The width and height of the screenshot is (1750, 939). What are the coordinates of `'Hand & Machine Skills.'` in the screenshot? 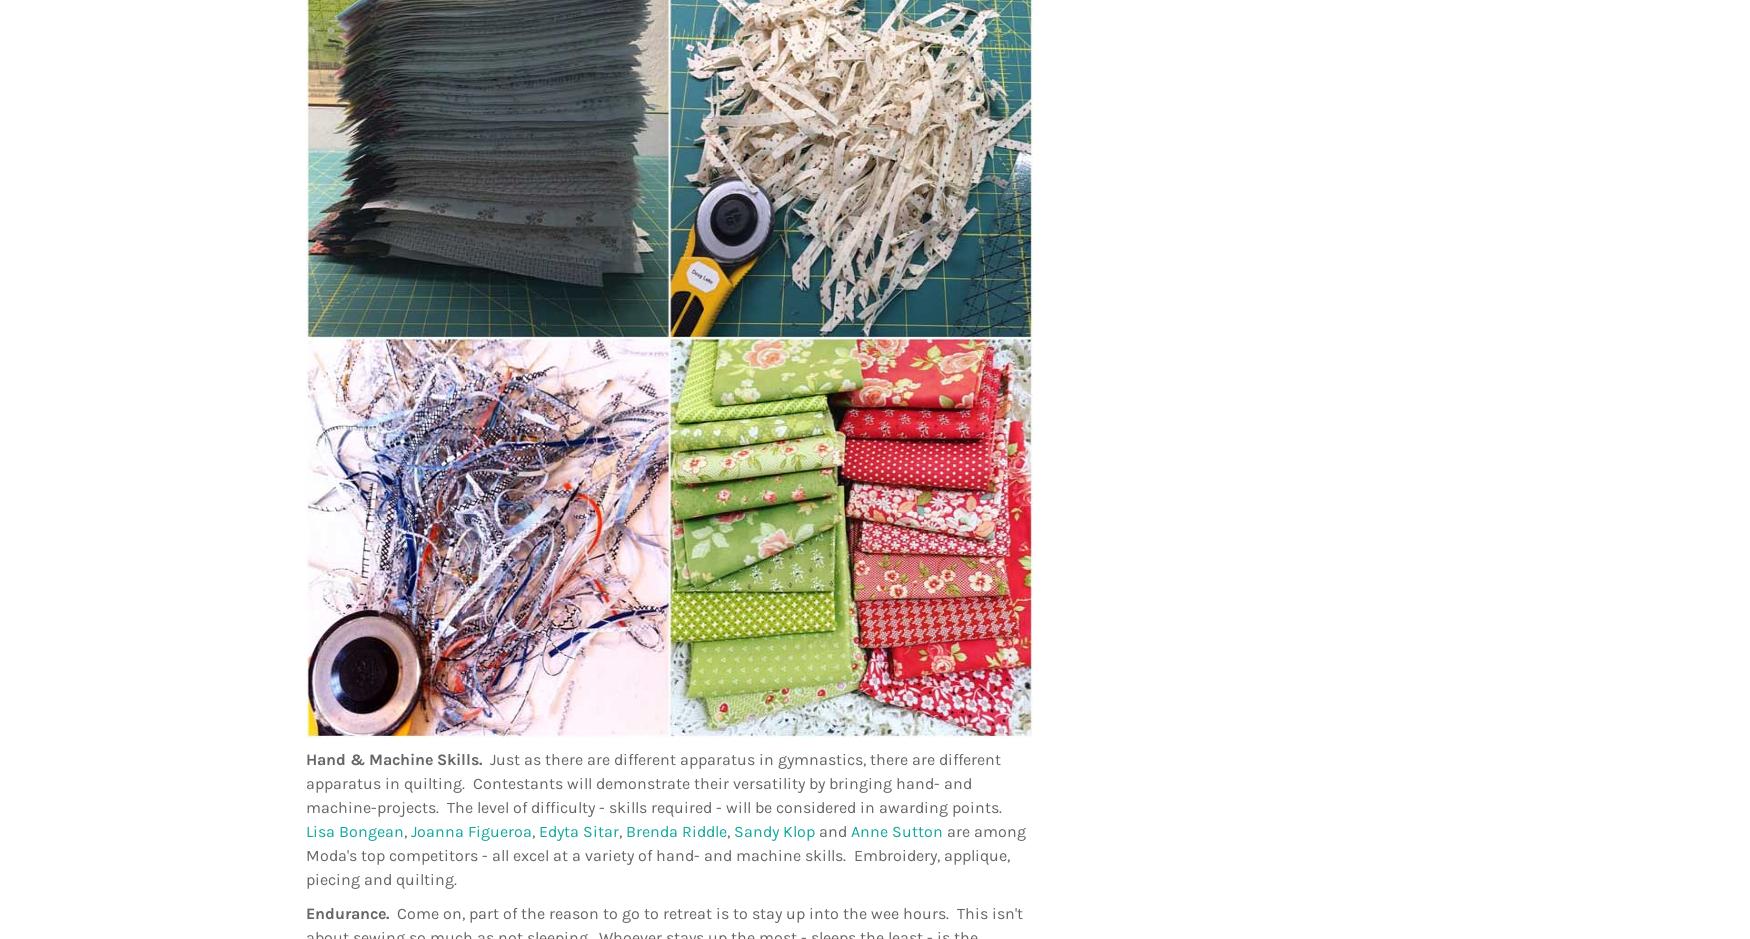 It's located at (396, 758).